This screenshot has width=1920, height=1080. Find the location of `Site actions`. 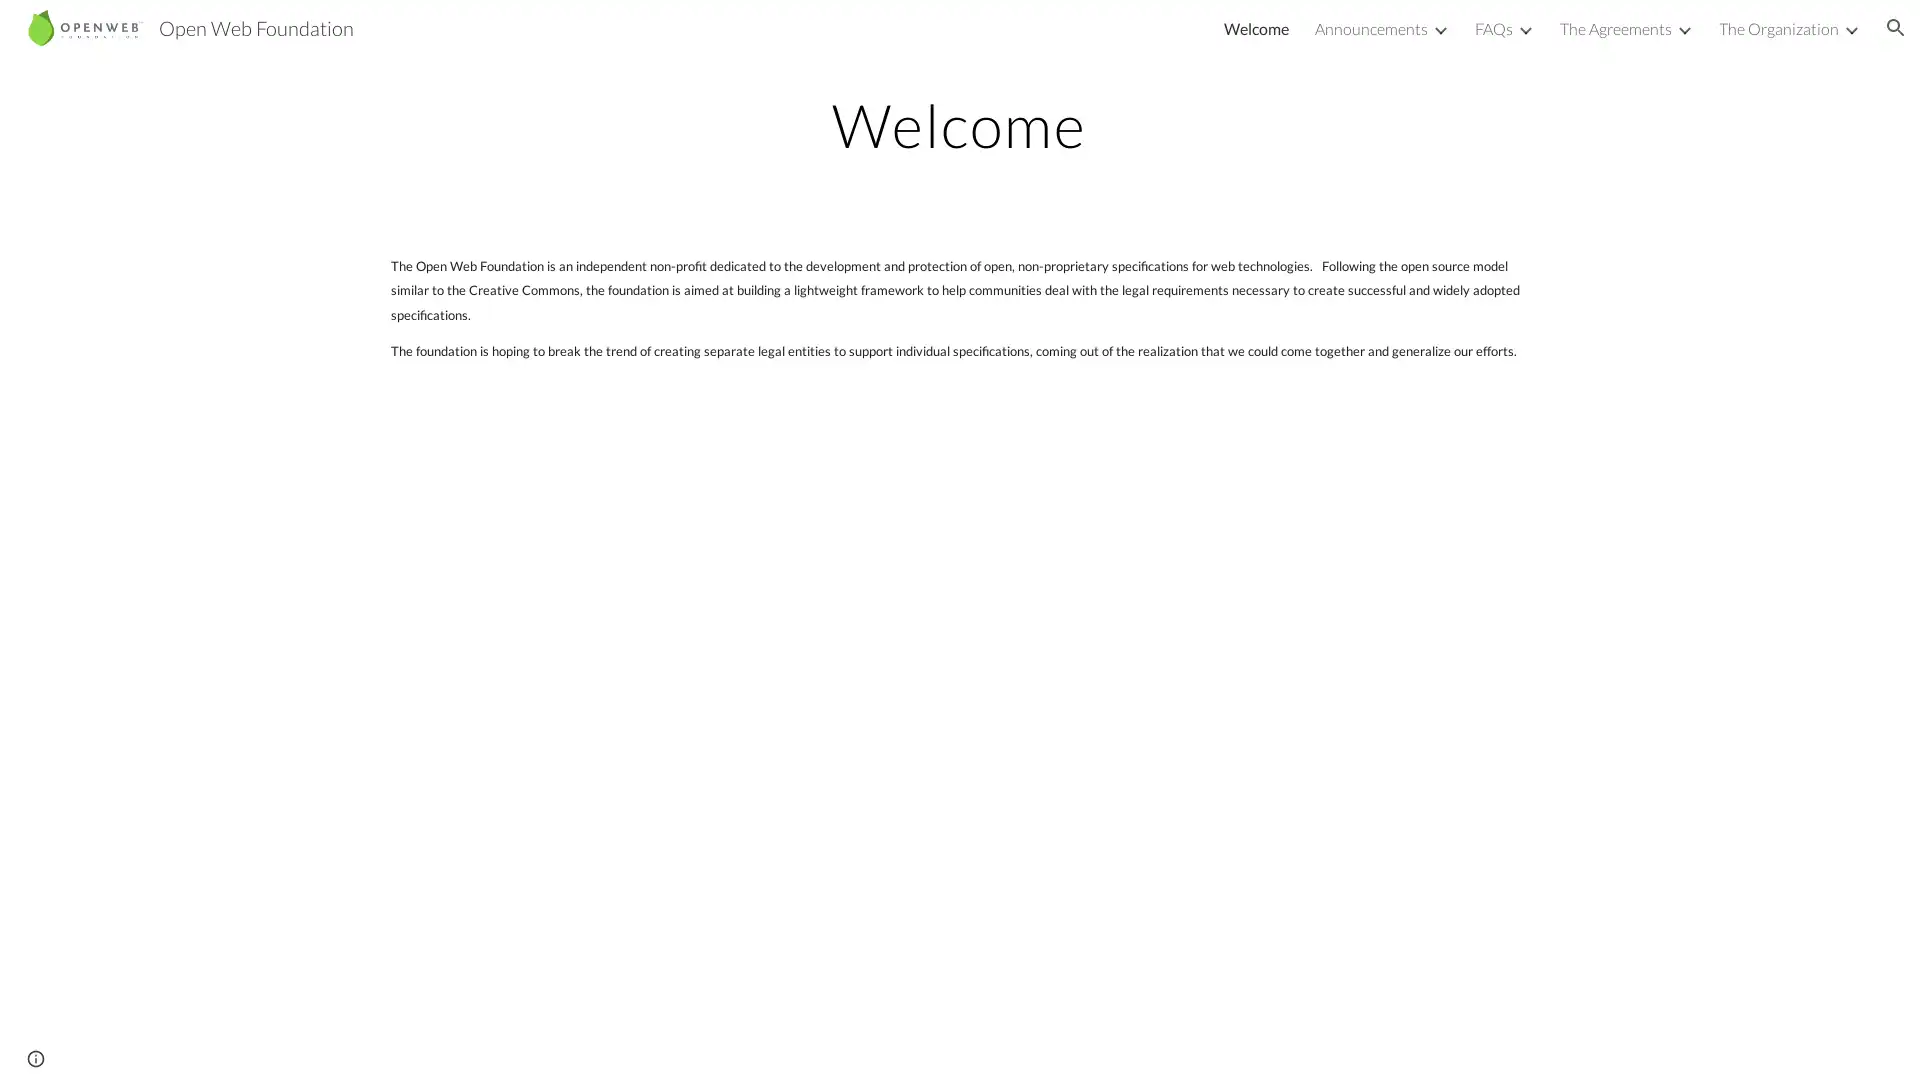

Site actions is located at coordinates (35, 1044).